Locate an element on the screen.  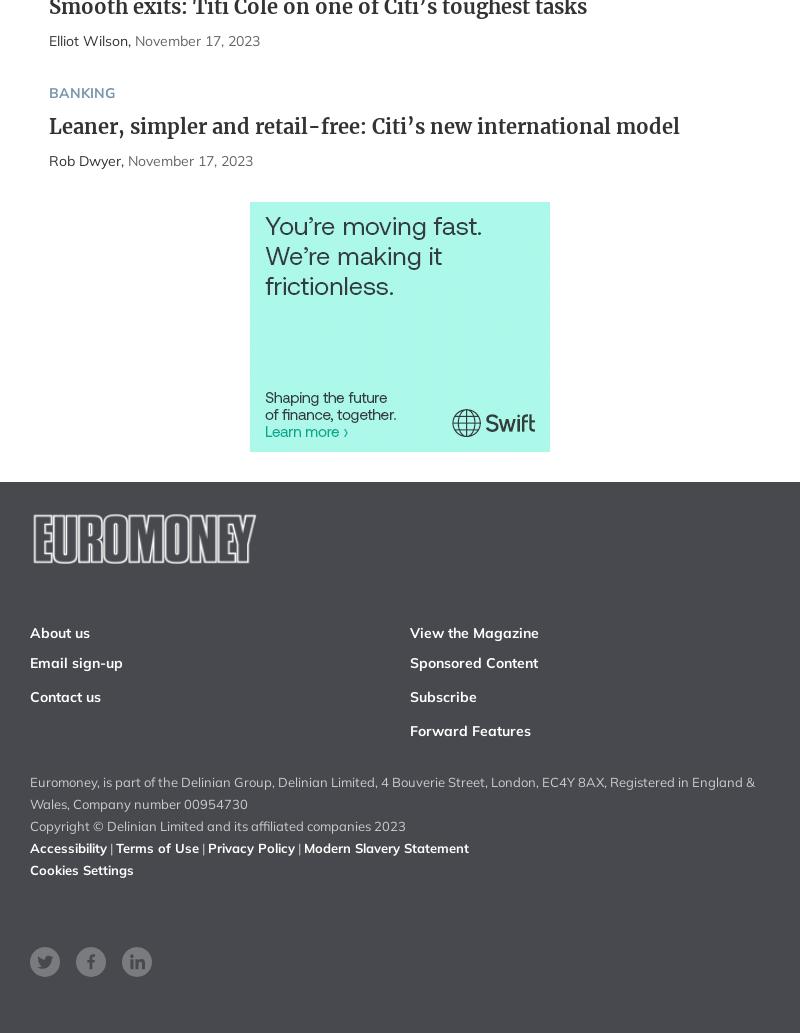
'Terms of Use' is located at coordinates (157, 847).